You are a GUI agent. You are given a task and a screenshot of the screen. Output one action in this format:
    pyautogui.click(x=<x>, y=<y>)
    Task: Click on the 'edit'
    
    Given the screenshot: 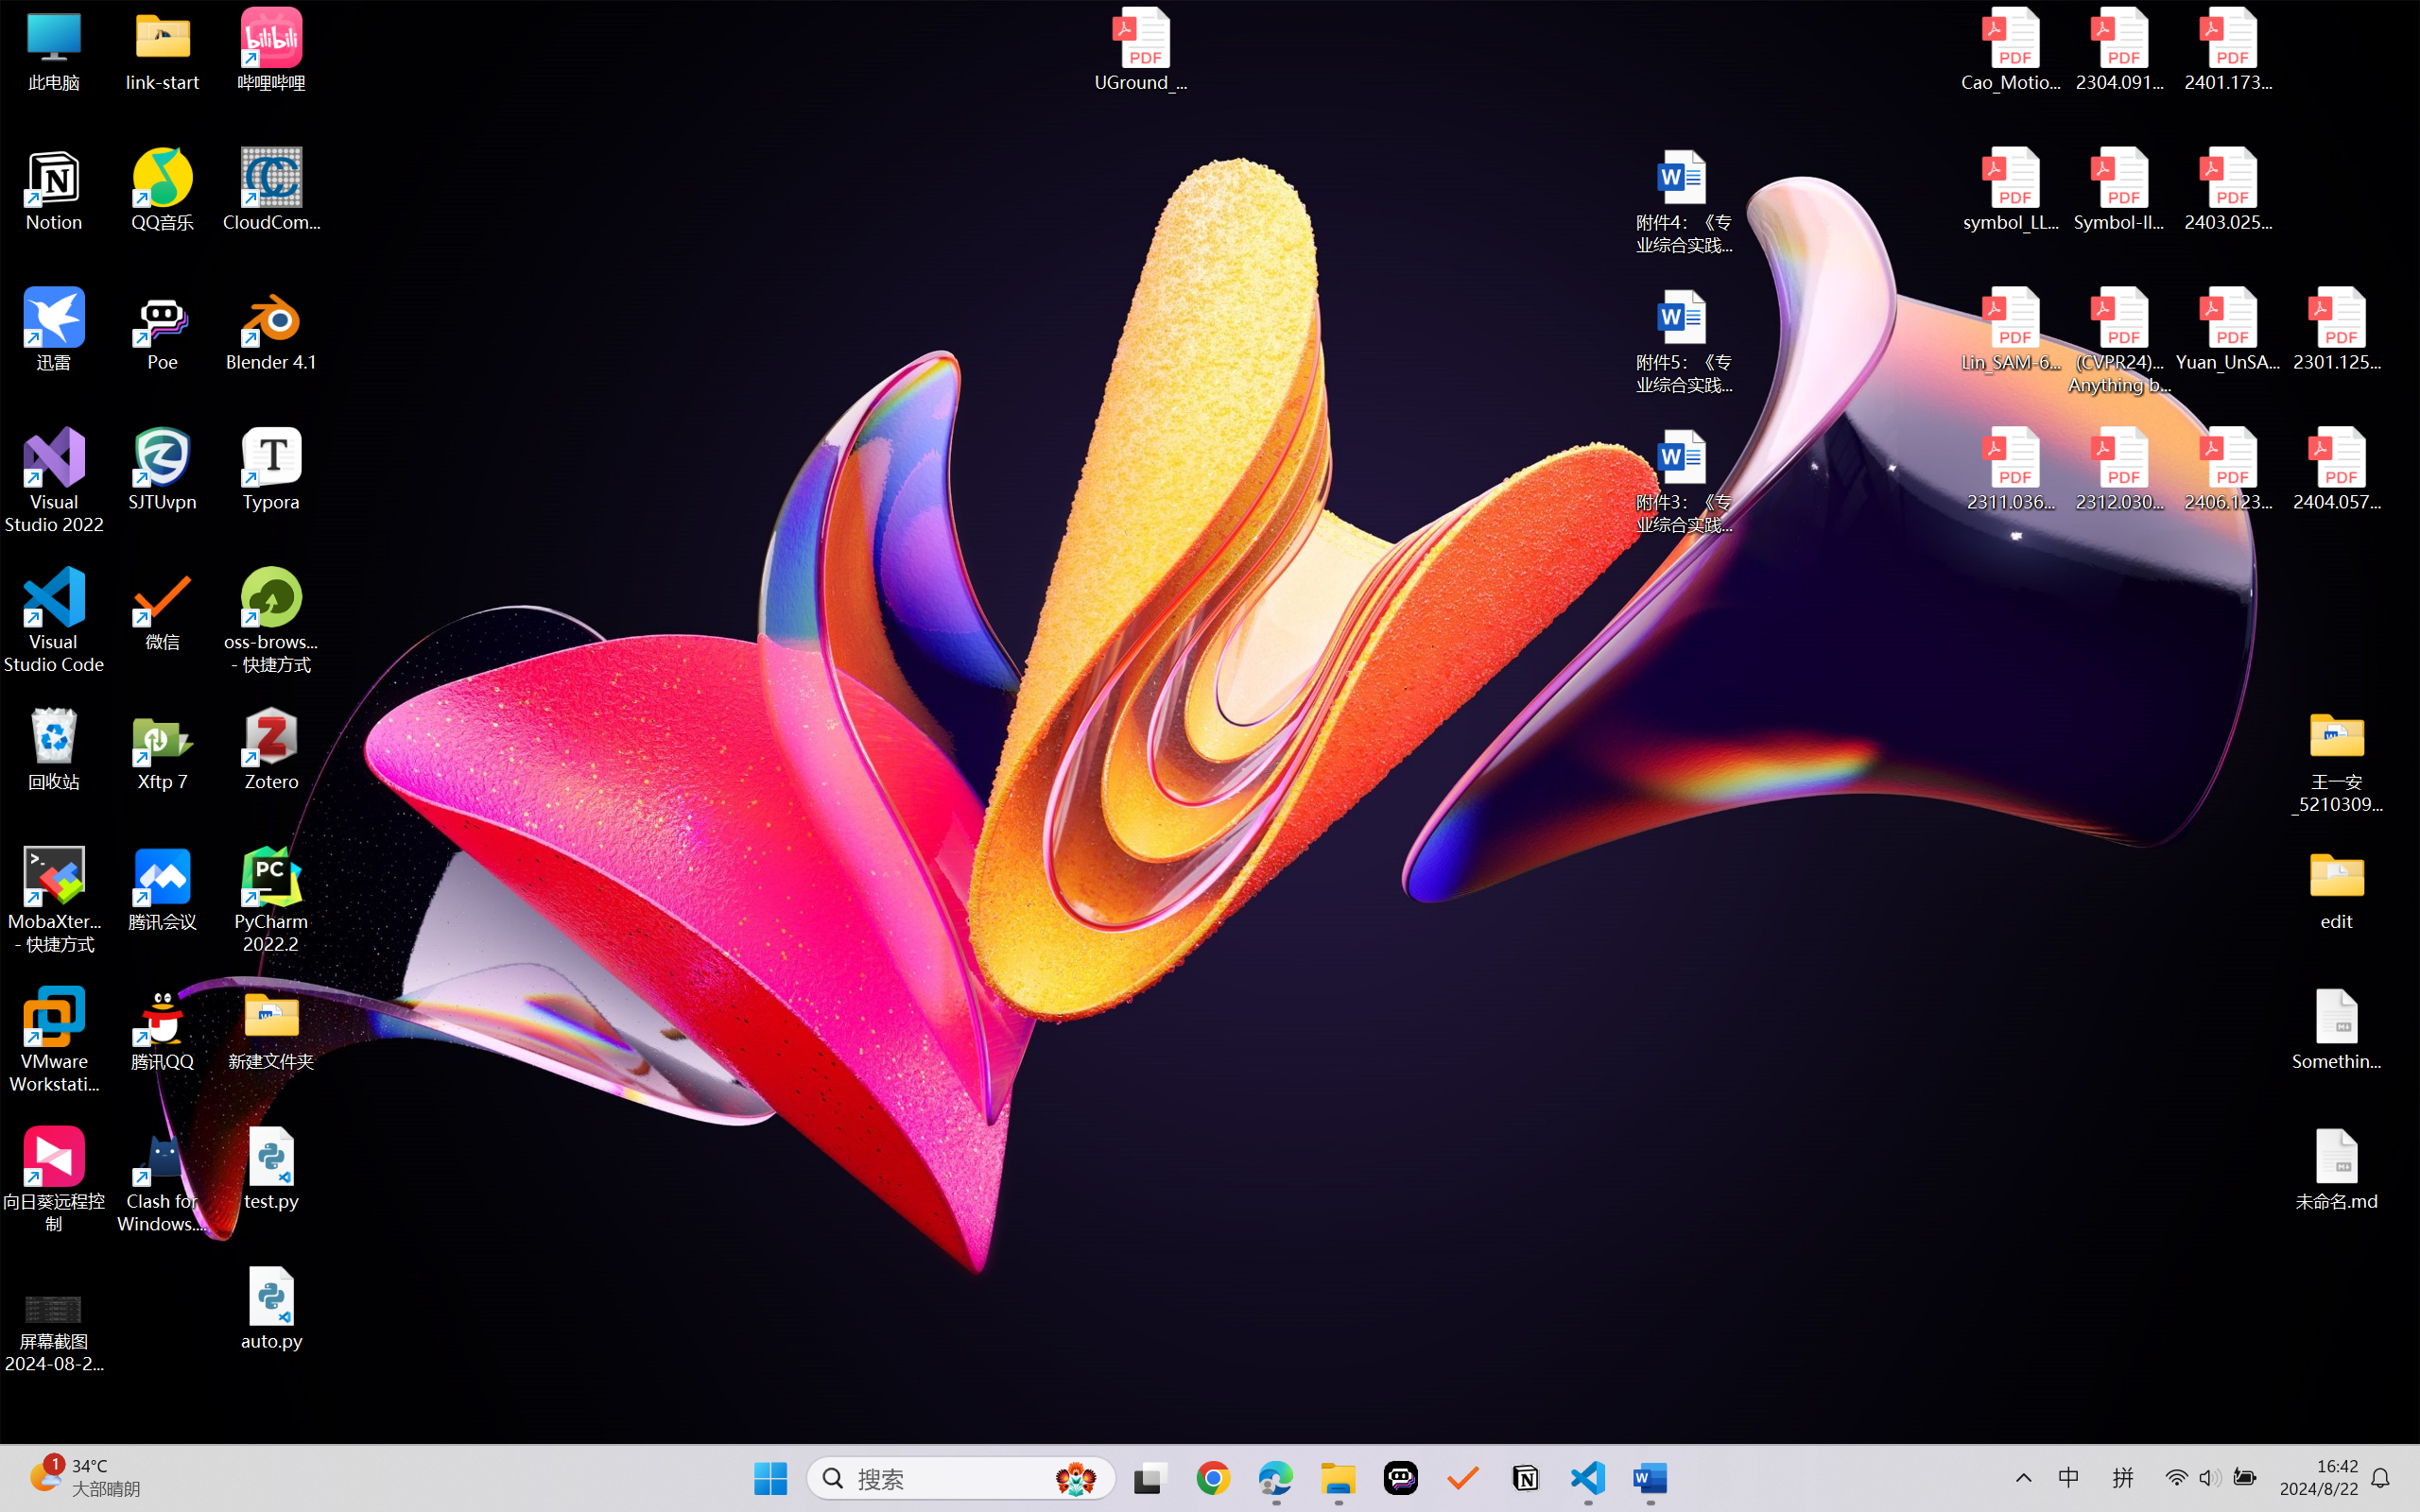 What is the action you would take?
    pyautogui.click(x=2335, y=887)
    